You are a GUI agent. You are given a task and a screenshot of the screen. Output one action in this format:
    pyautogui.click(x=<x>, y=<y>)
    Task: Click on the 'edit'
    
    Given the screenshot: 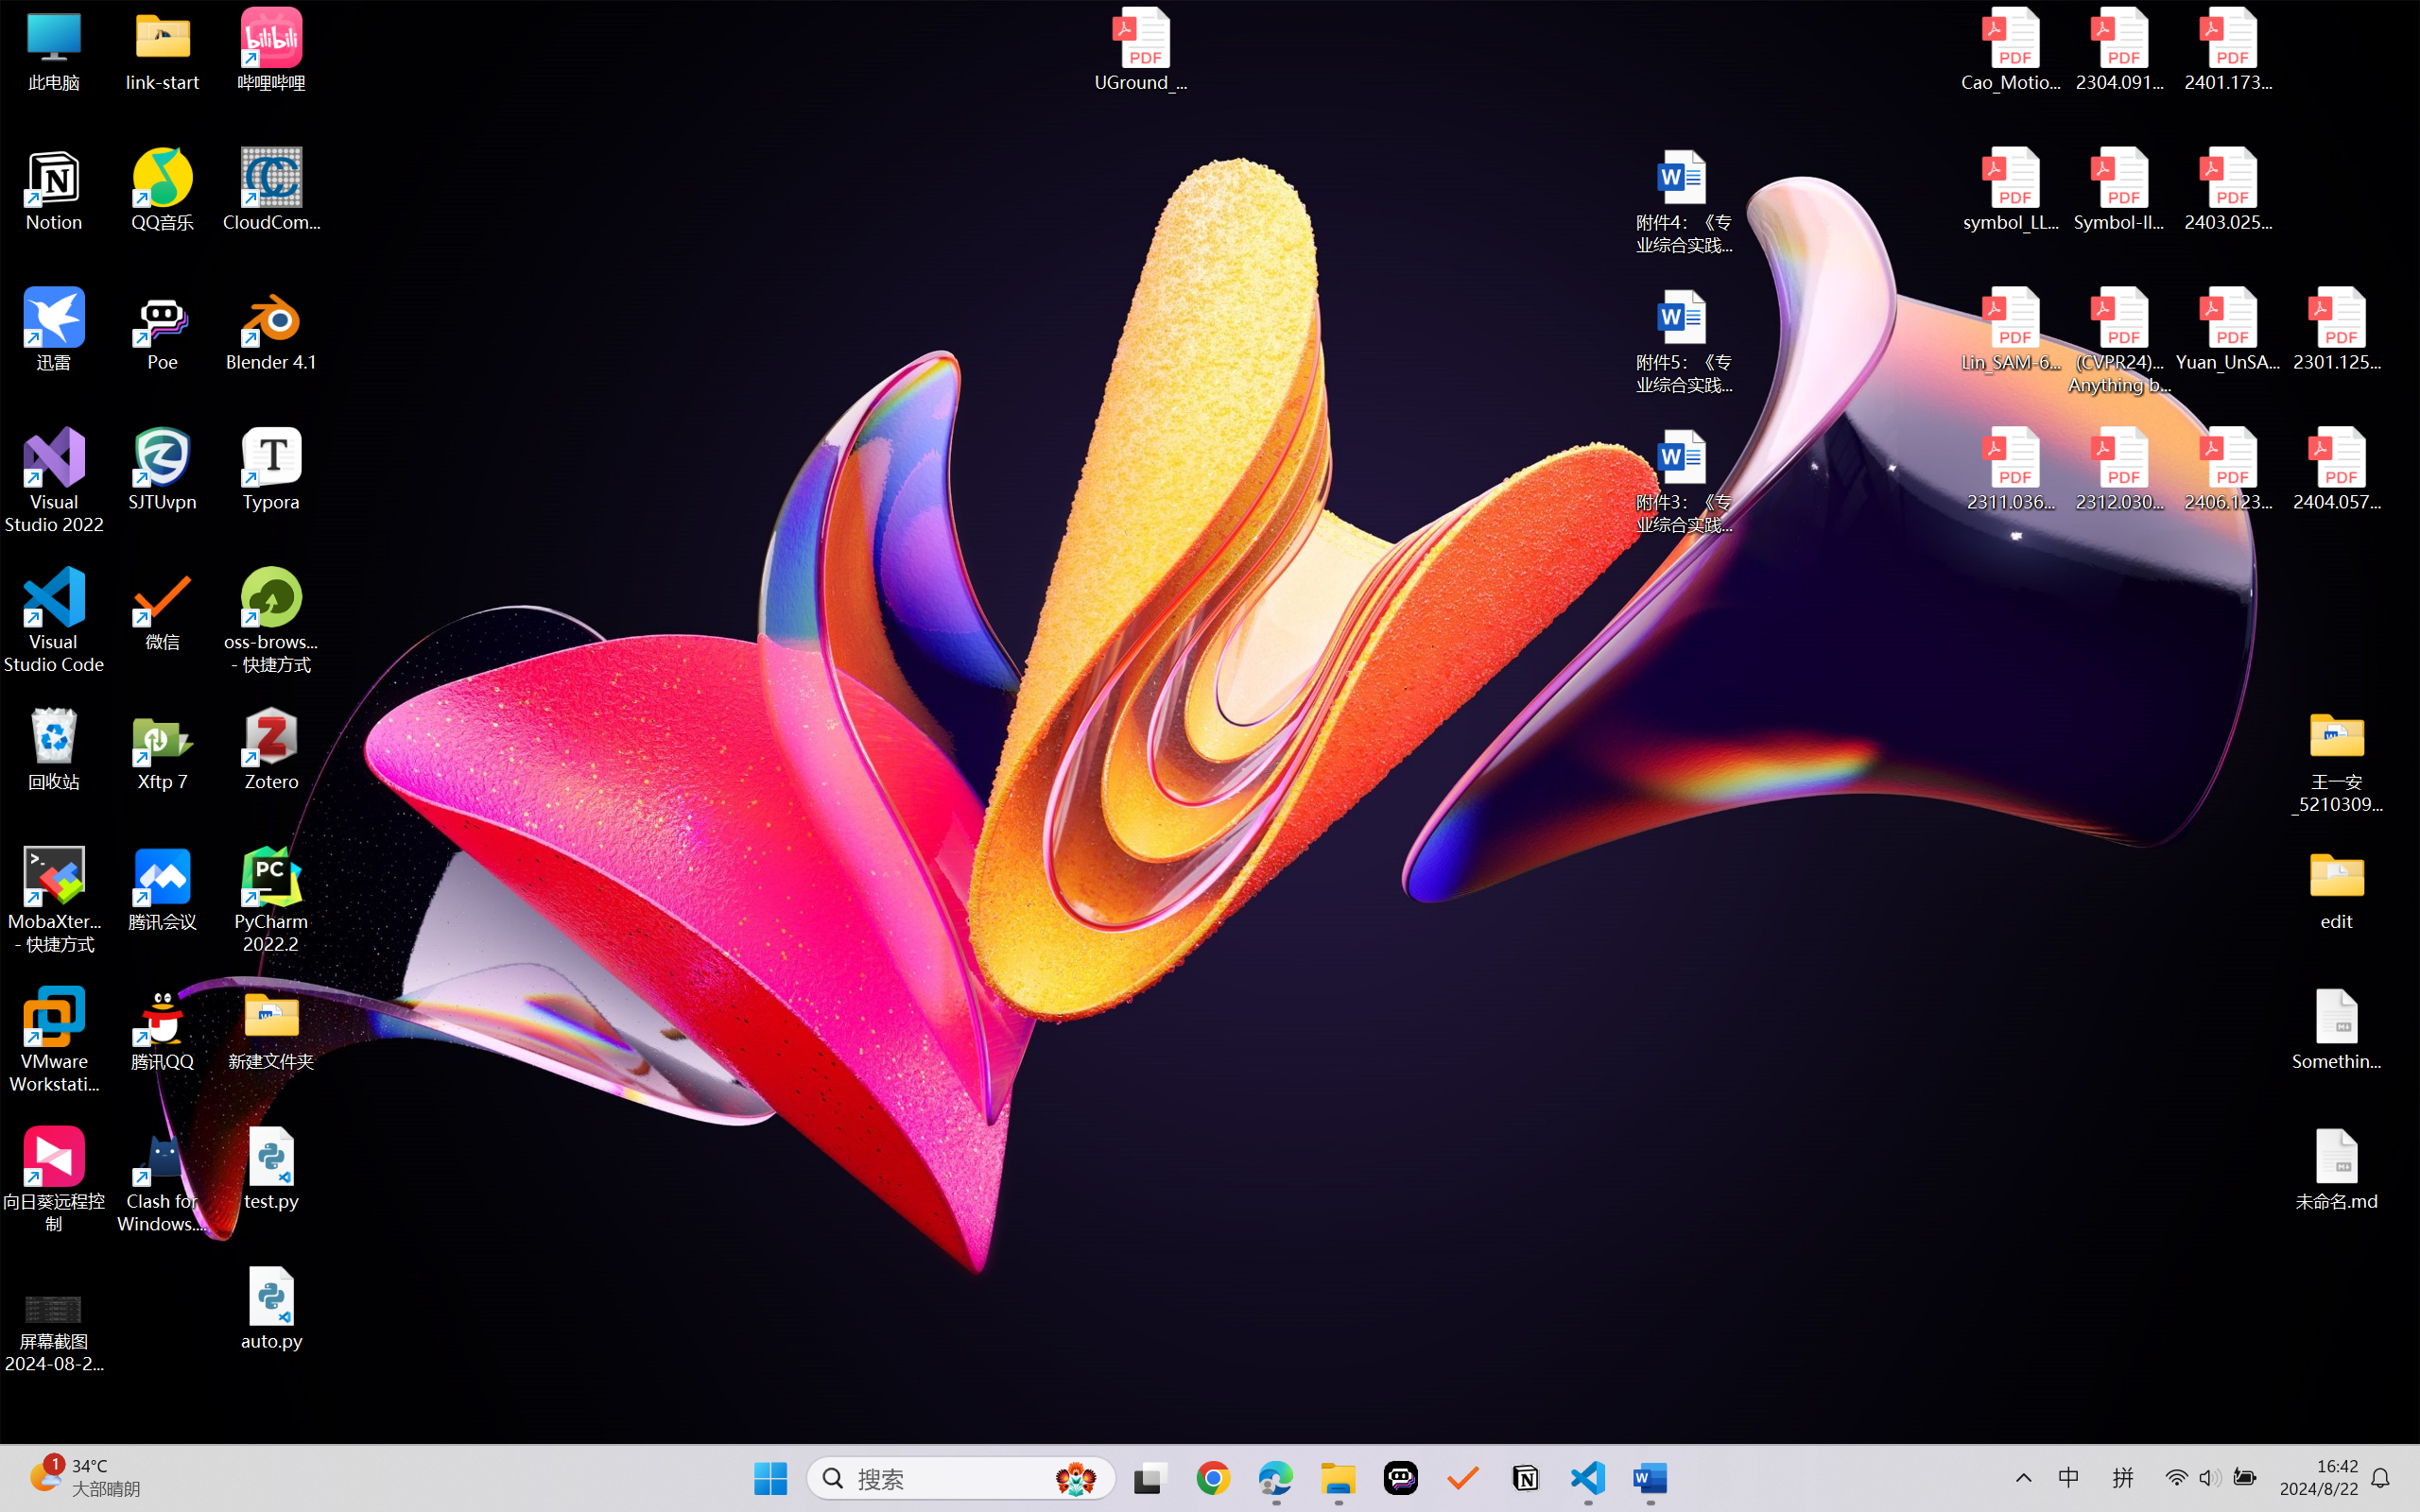 What is the action you would take?
    pyautogui.click(x=2335, y=887)
    